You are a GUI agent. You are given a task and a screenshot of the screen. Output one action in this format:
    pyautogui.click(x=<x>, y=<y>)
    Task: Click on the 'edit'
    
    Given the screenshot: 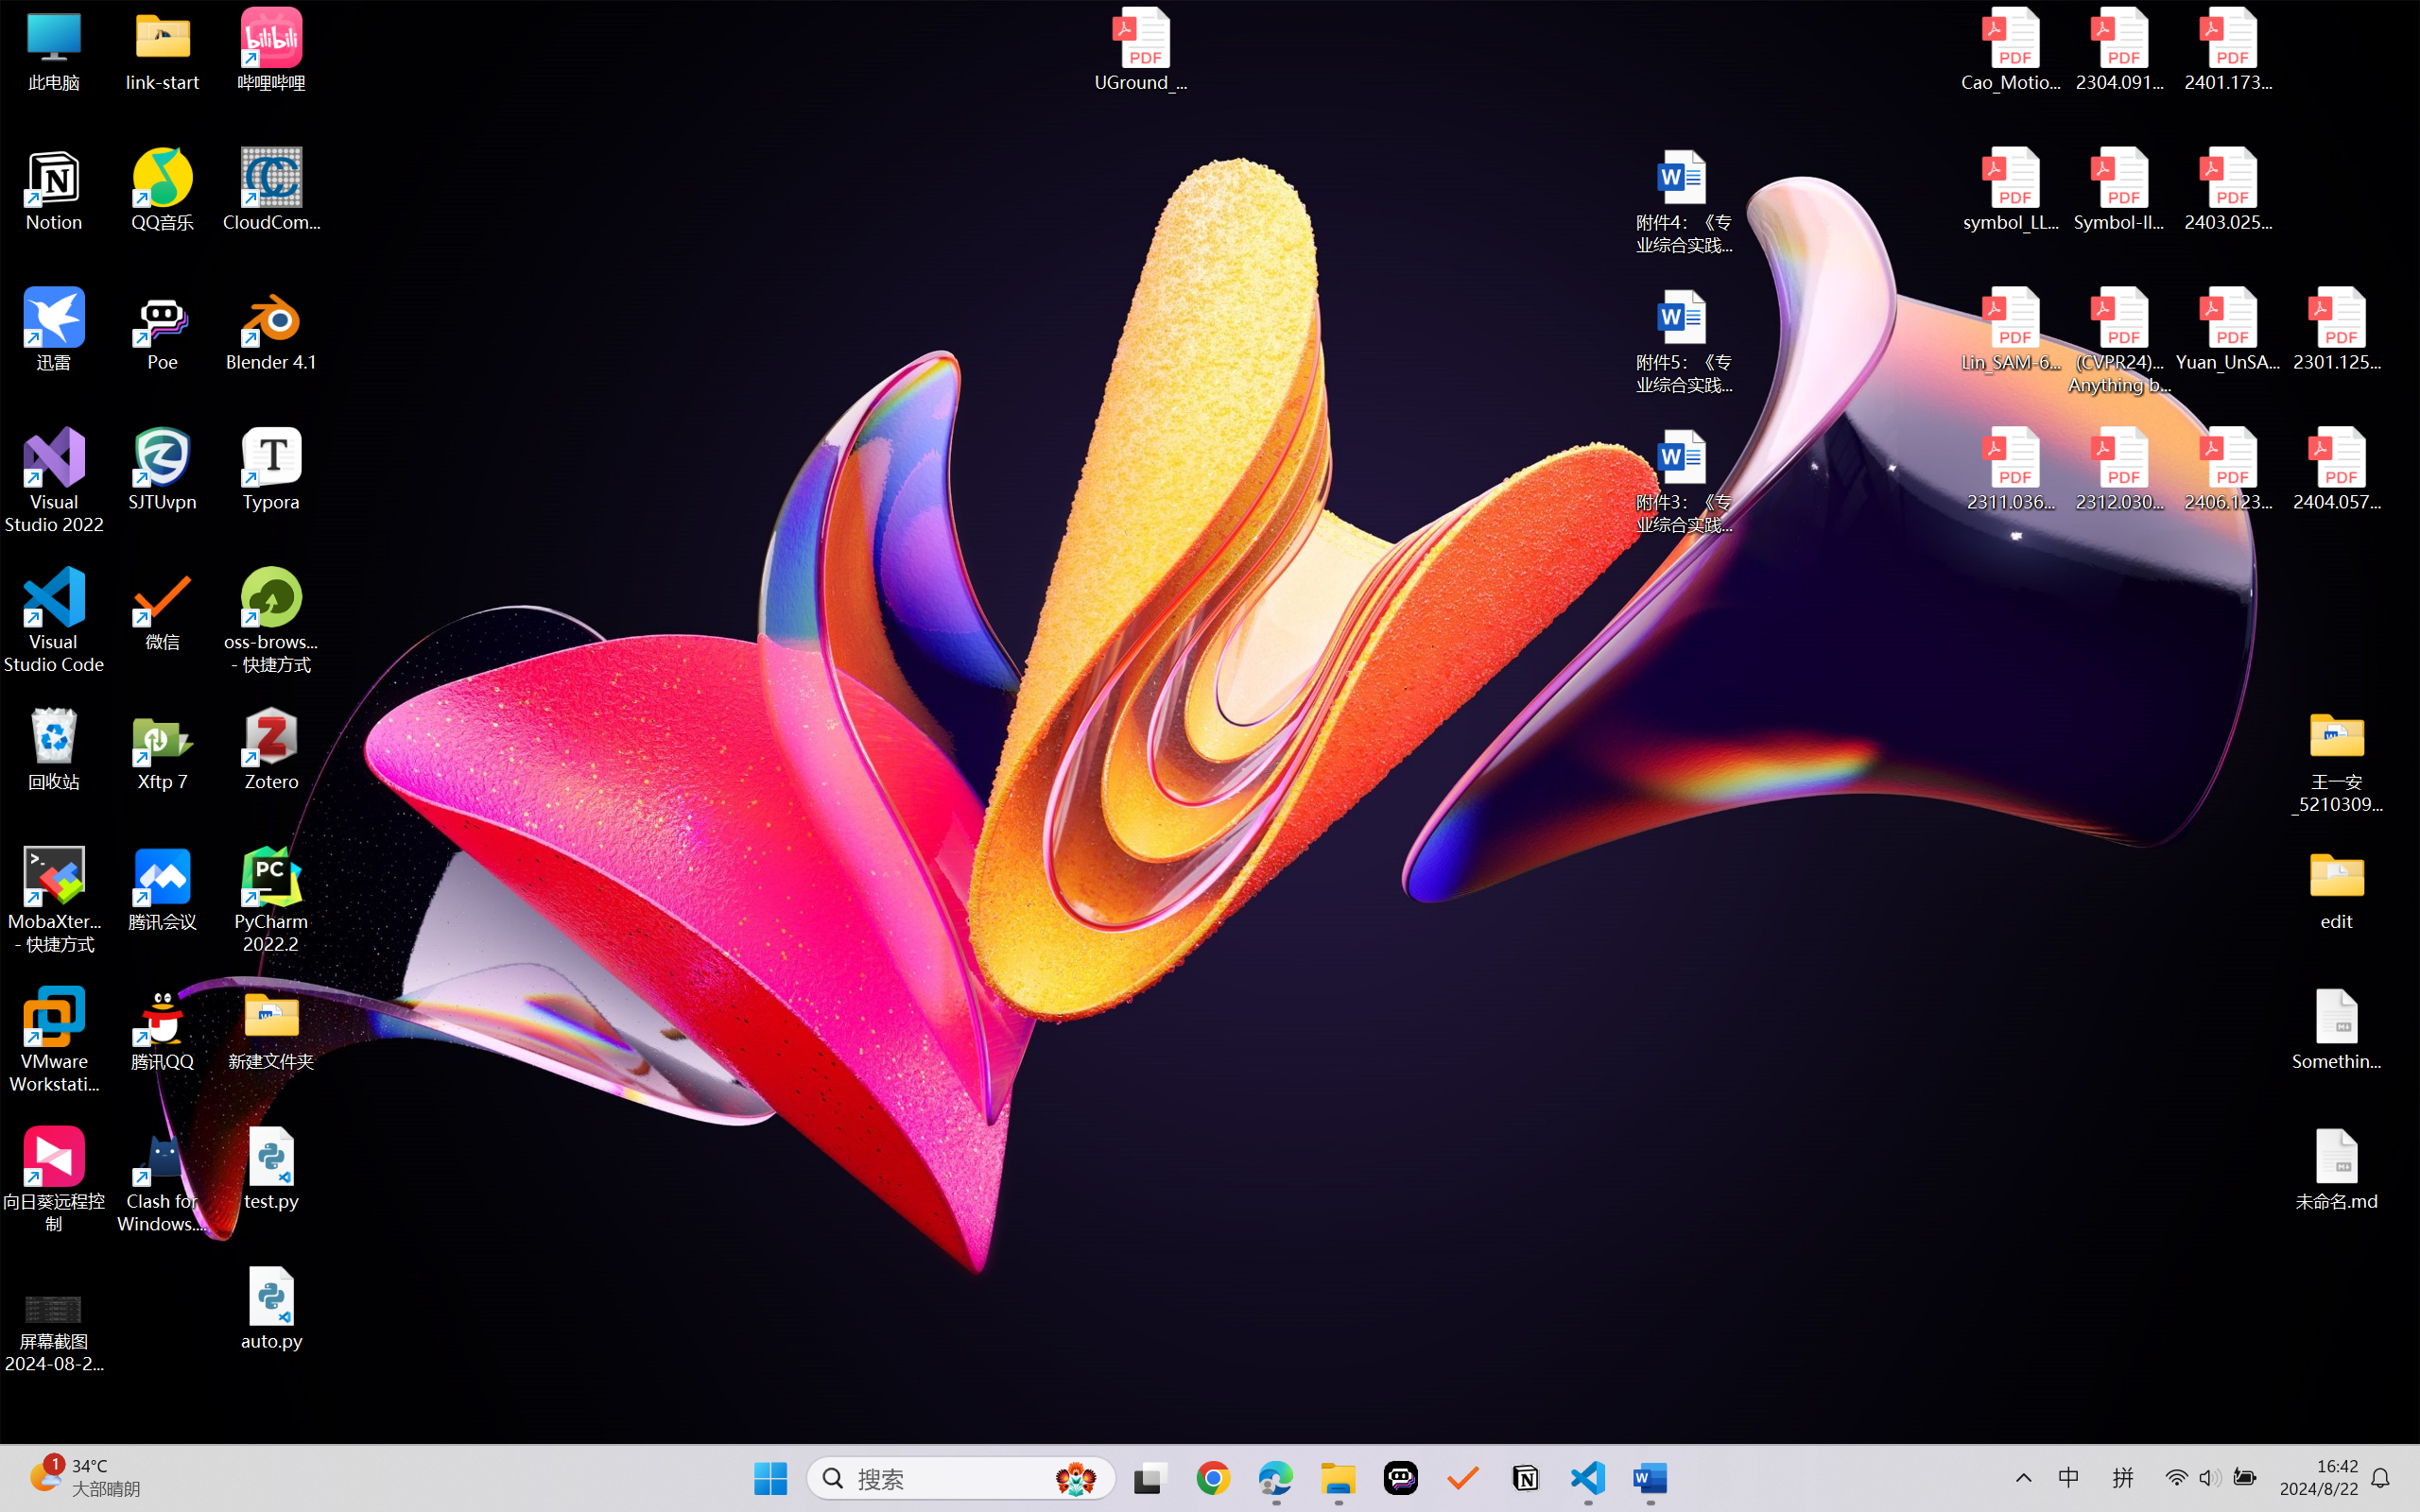 What is the action you would take?
    pyautogui.click(x=2335, y=887)
    